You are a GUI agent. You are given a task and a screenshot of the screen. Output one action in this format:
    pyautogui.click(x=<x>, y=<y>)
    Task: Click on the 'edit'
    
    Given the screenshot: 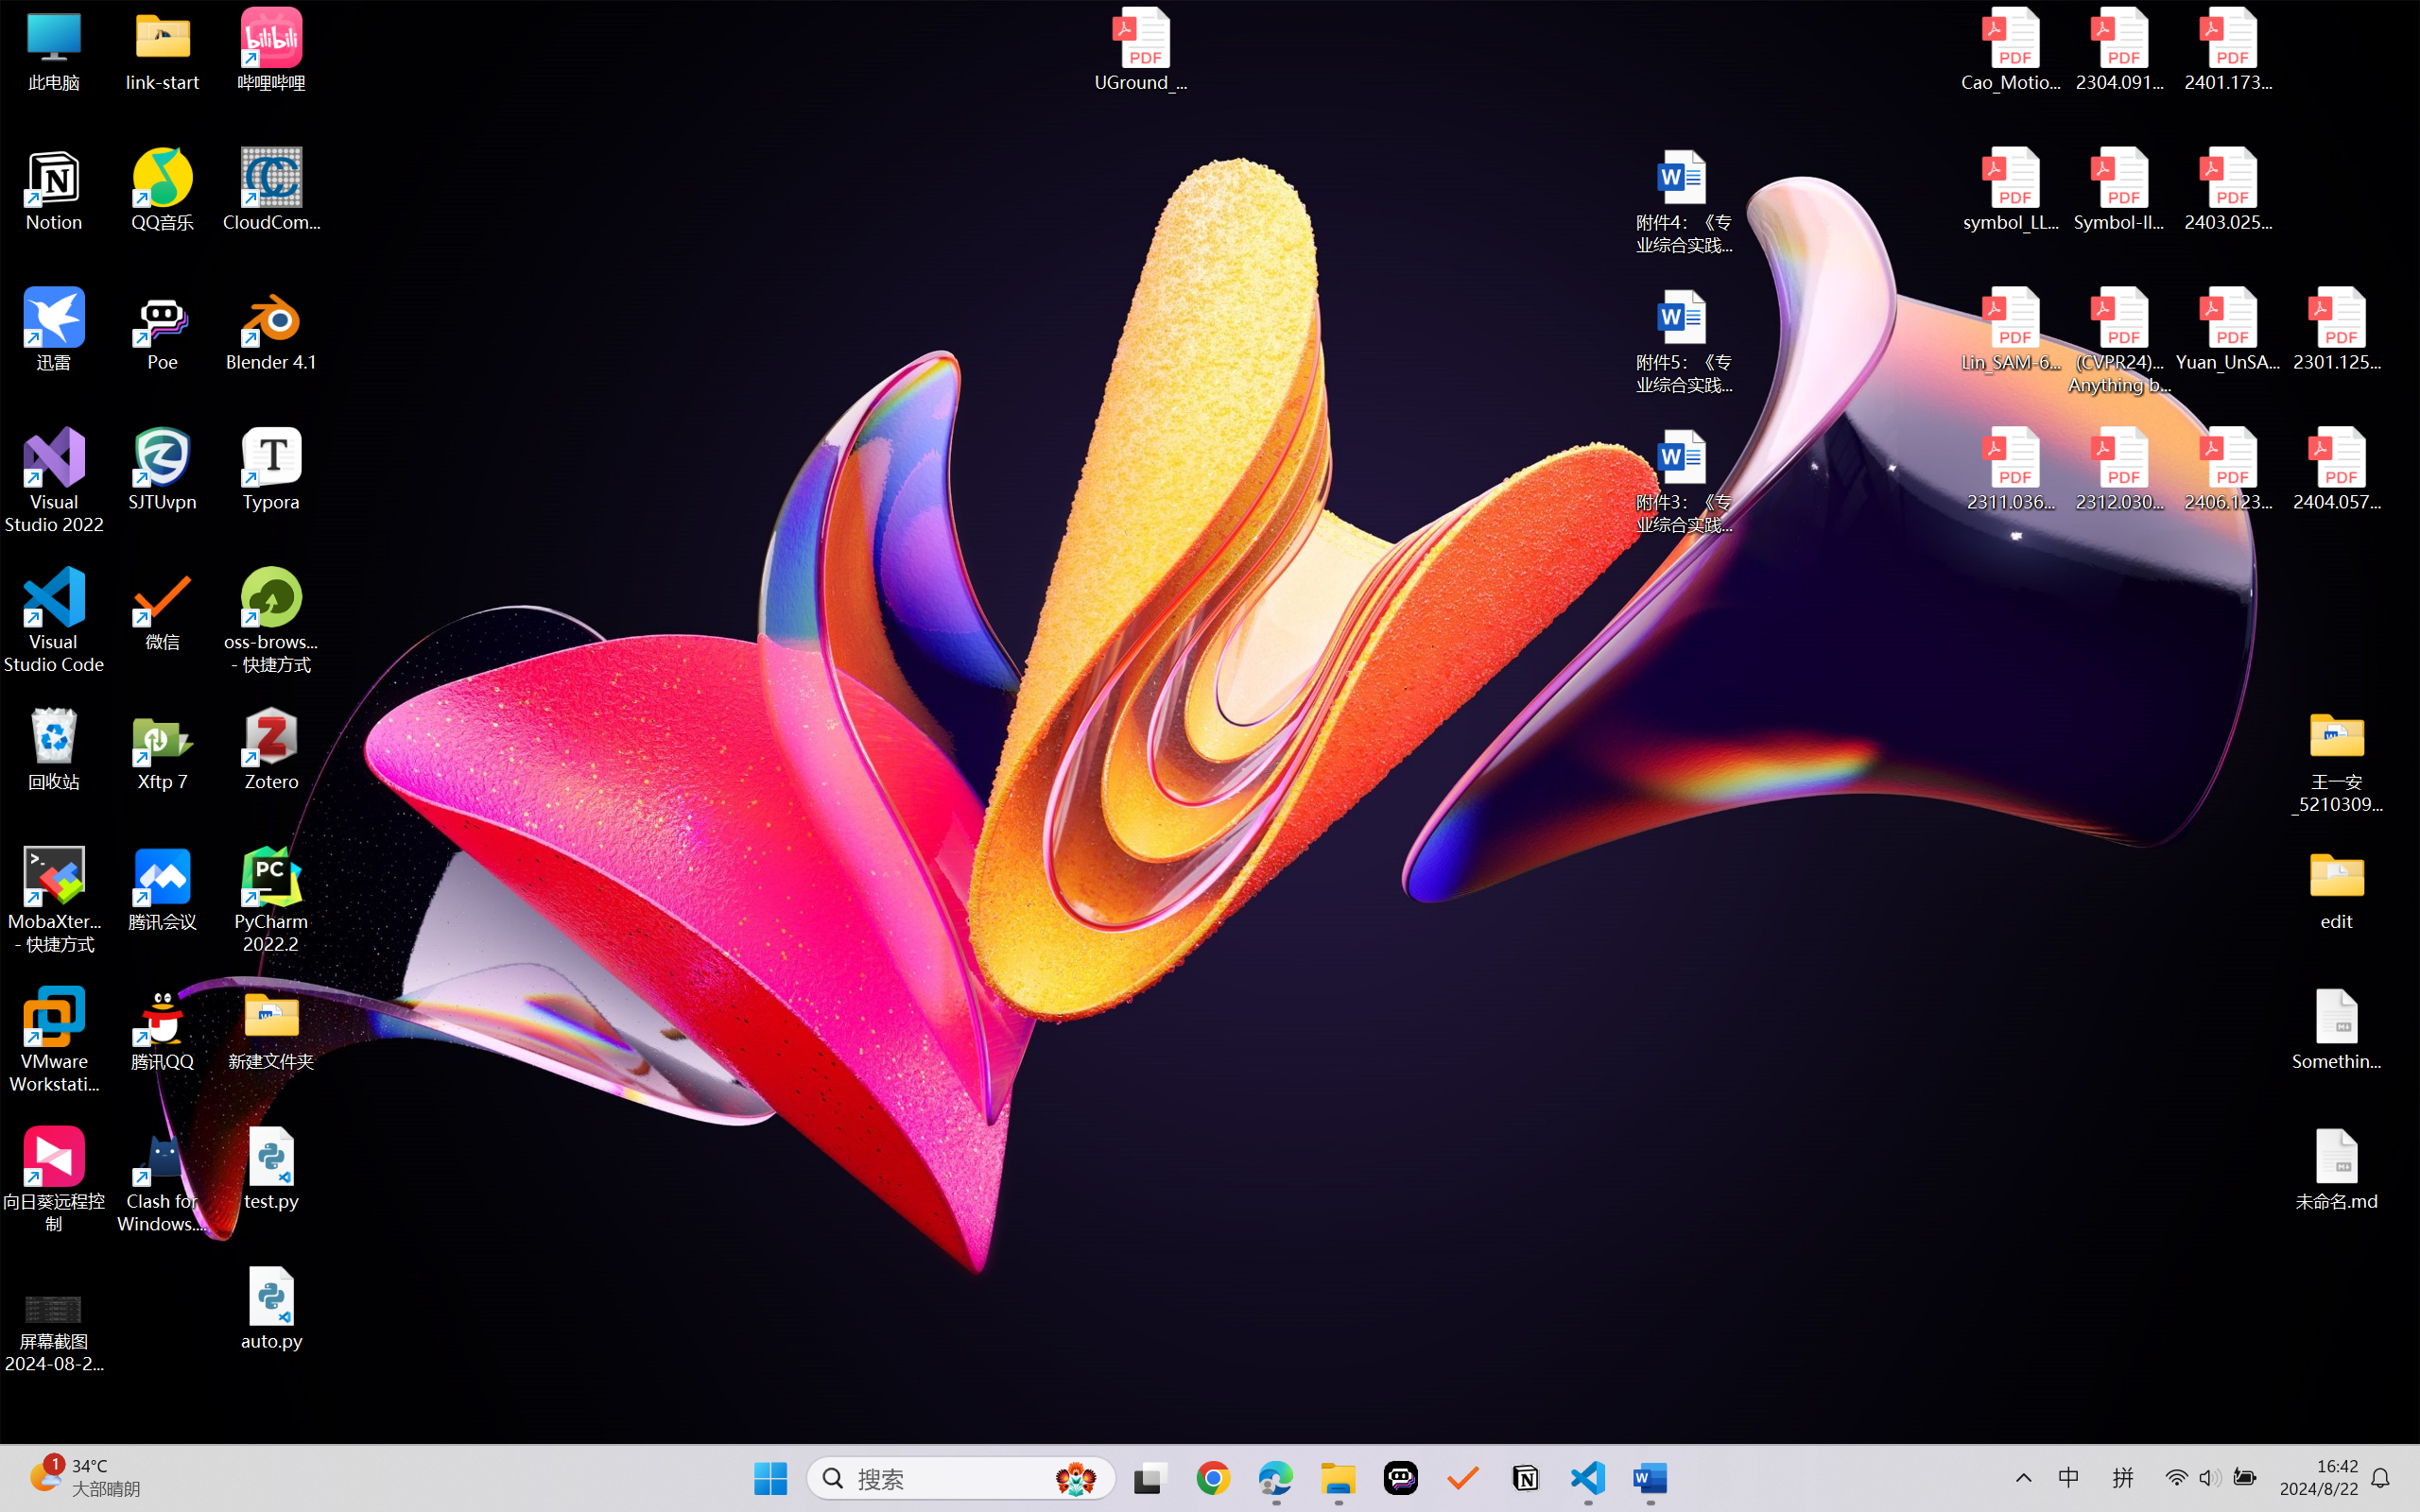 What is the action you would take?
    pyautogui.click(x=2335, y=887)
    